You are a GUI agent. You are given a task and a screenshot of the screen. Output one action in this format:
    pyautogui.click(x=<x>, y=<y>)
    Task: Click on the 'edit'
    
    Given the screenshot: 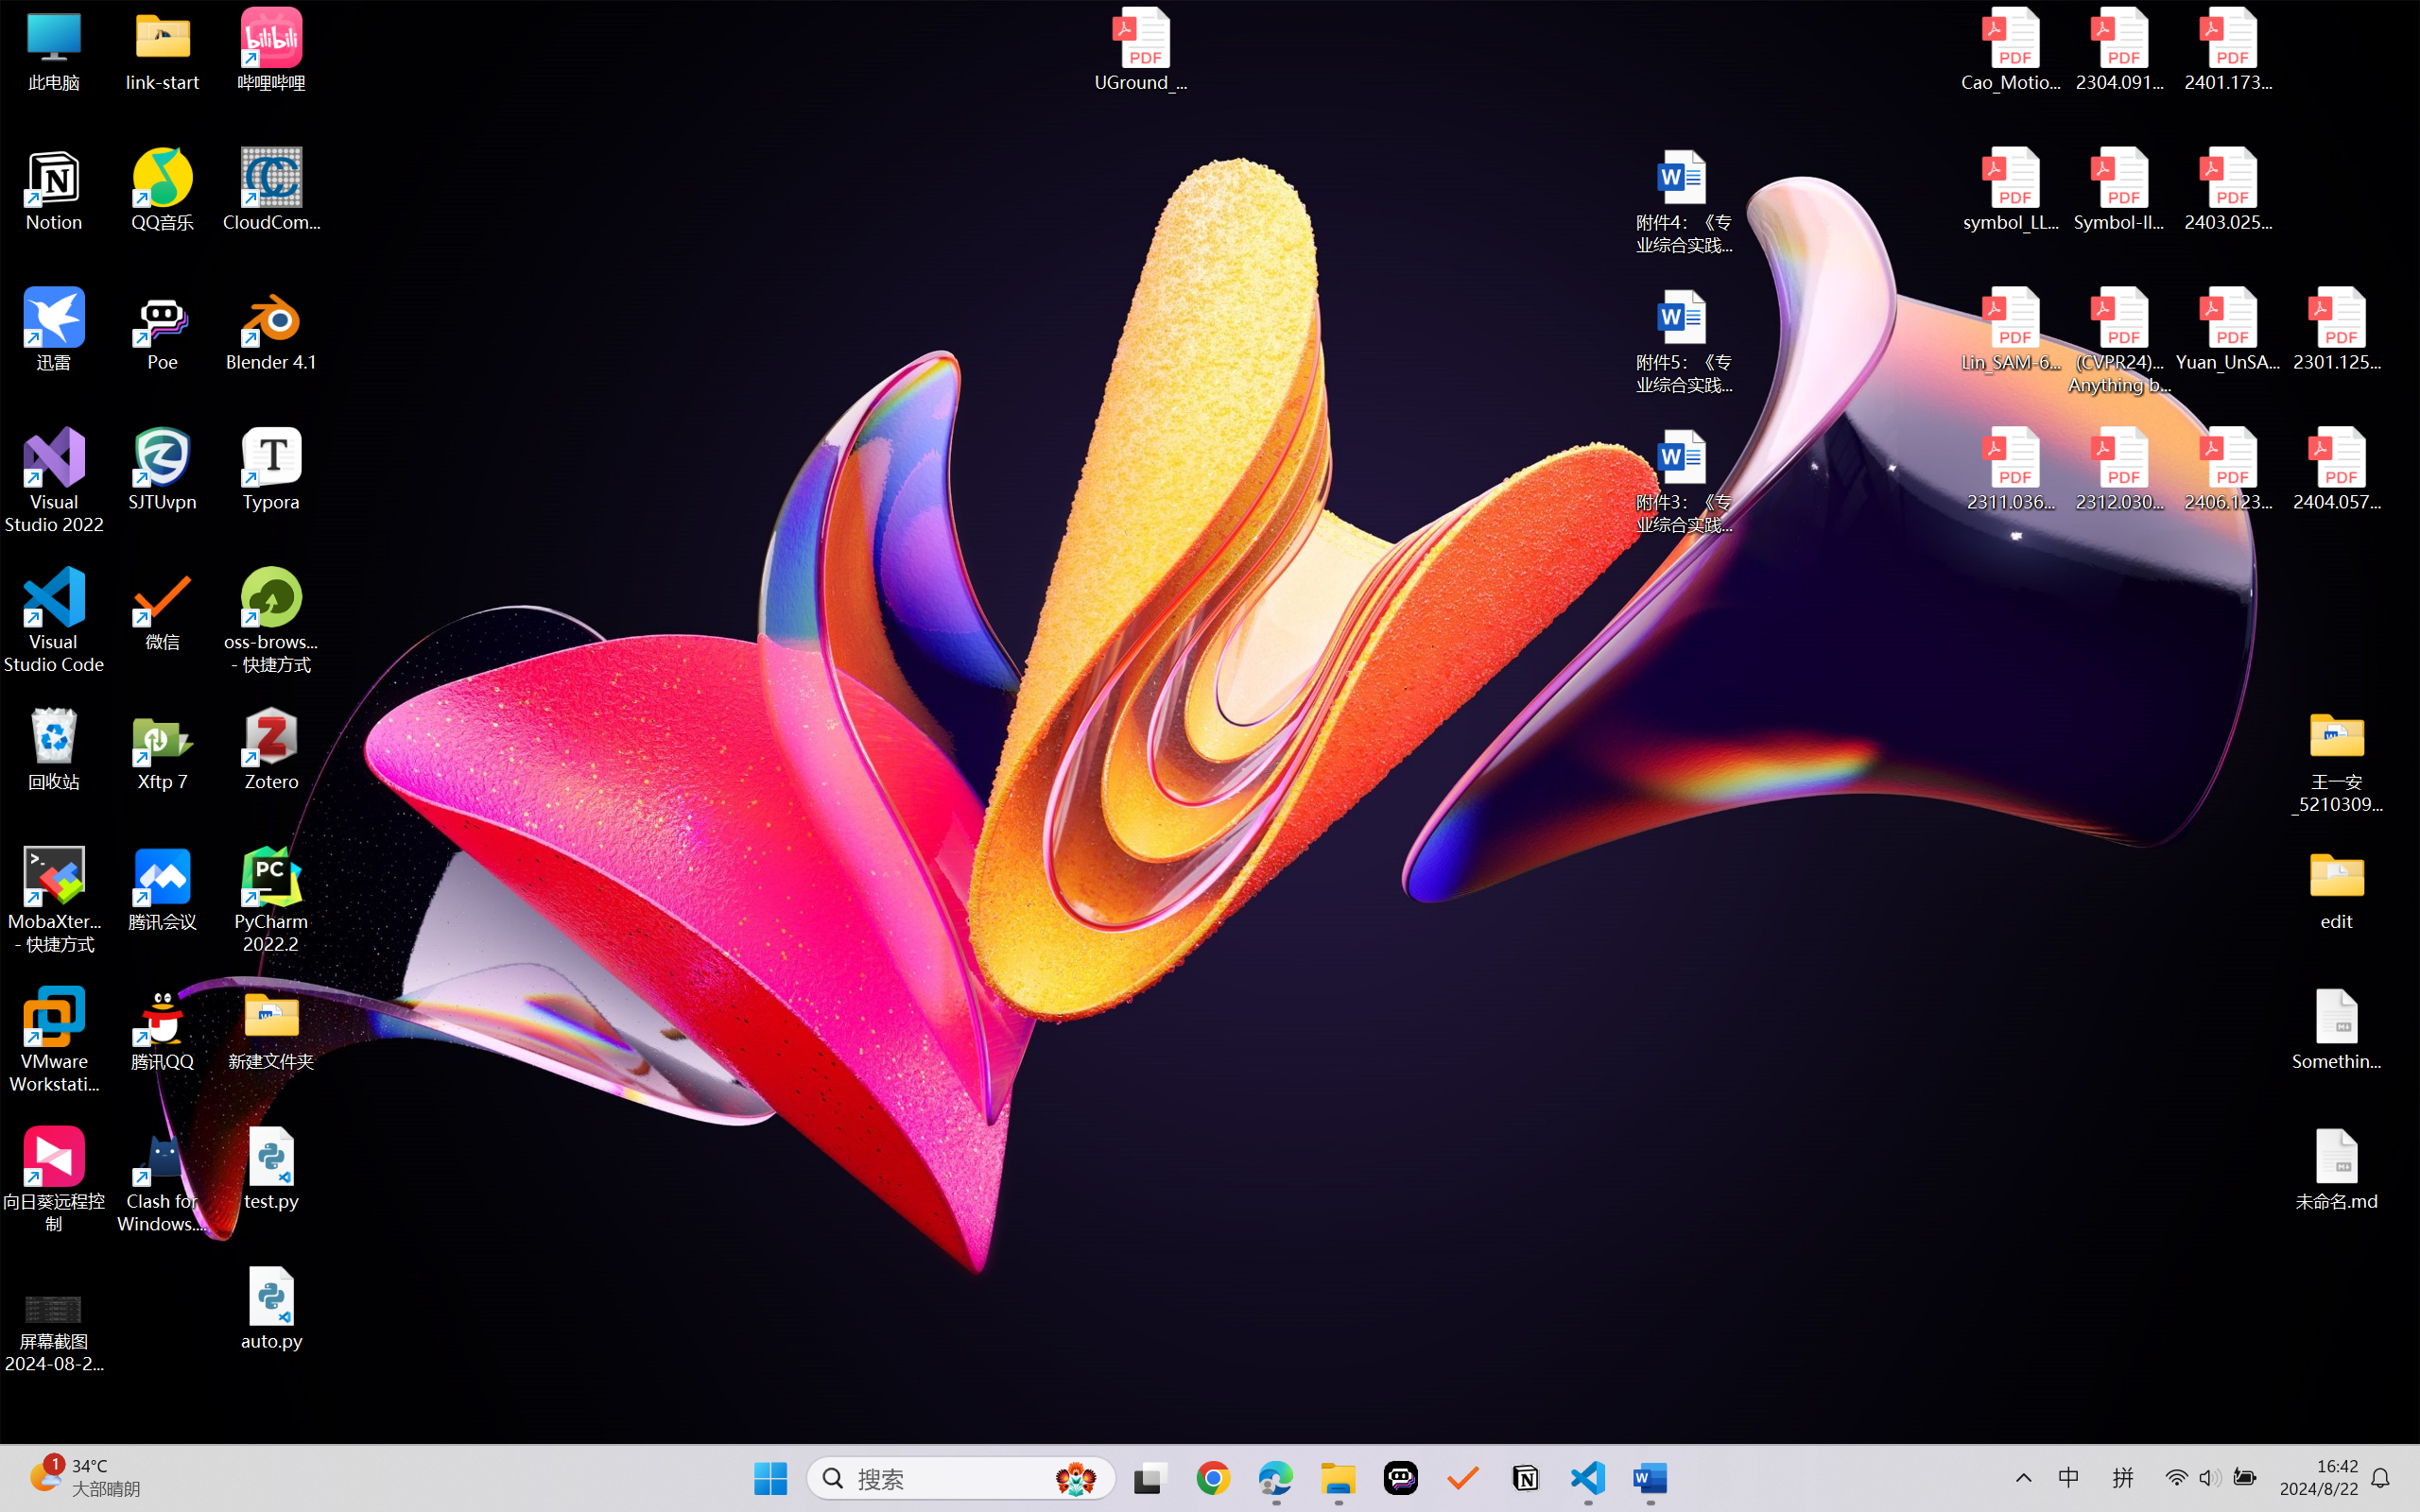 What is the action you would take?
    pyautogui.click(x=2335, y=887)
    